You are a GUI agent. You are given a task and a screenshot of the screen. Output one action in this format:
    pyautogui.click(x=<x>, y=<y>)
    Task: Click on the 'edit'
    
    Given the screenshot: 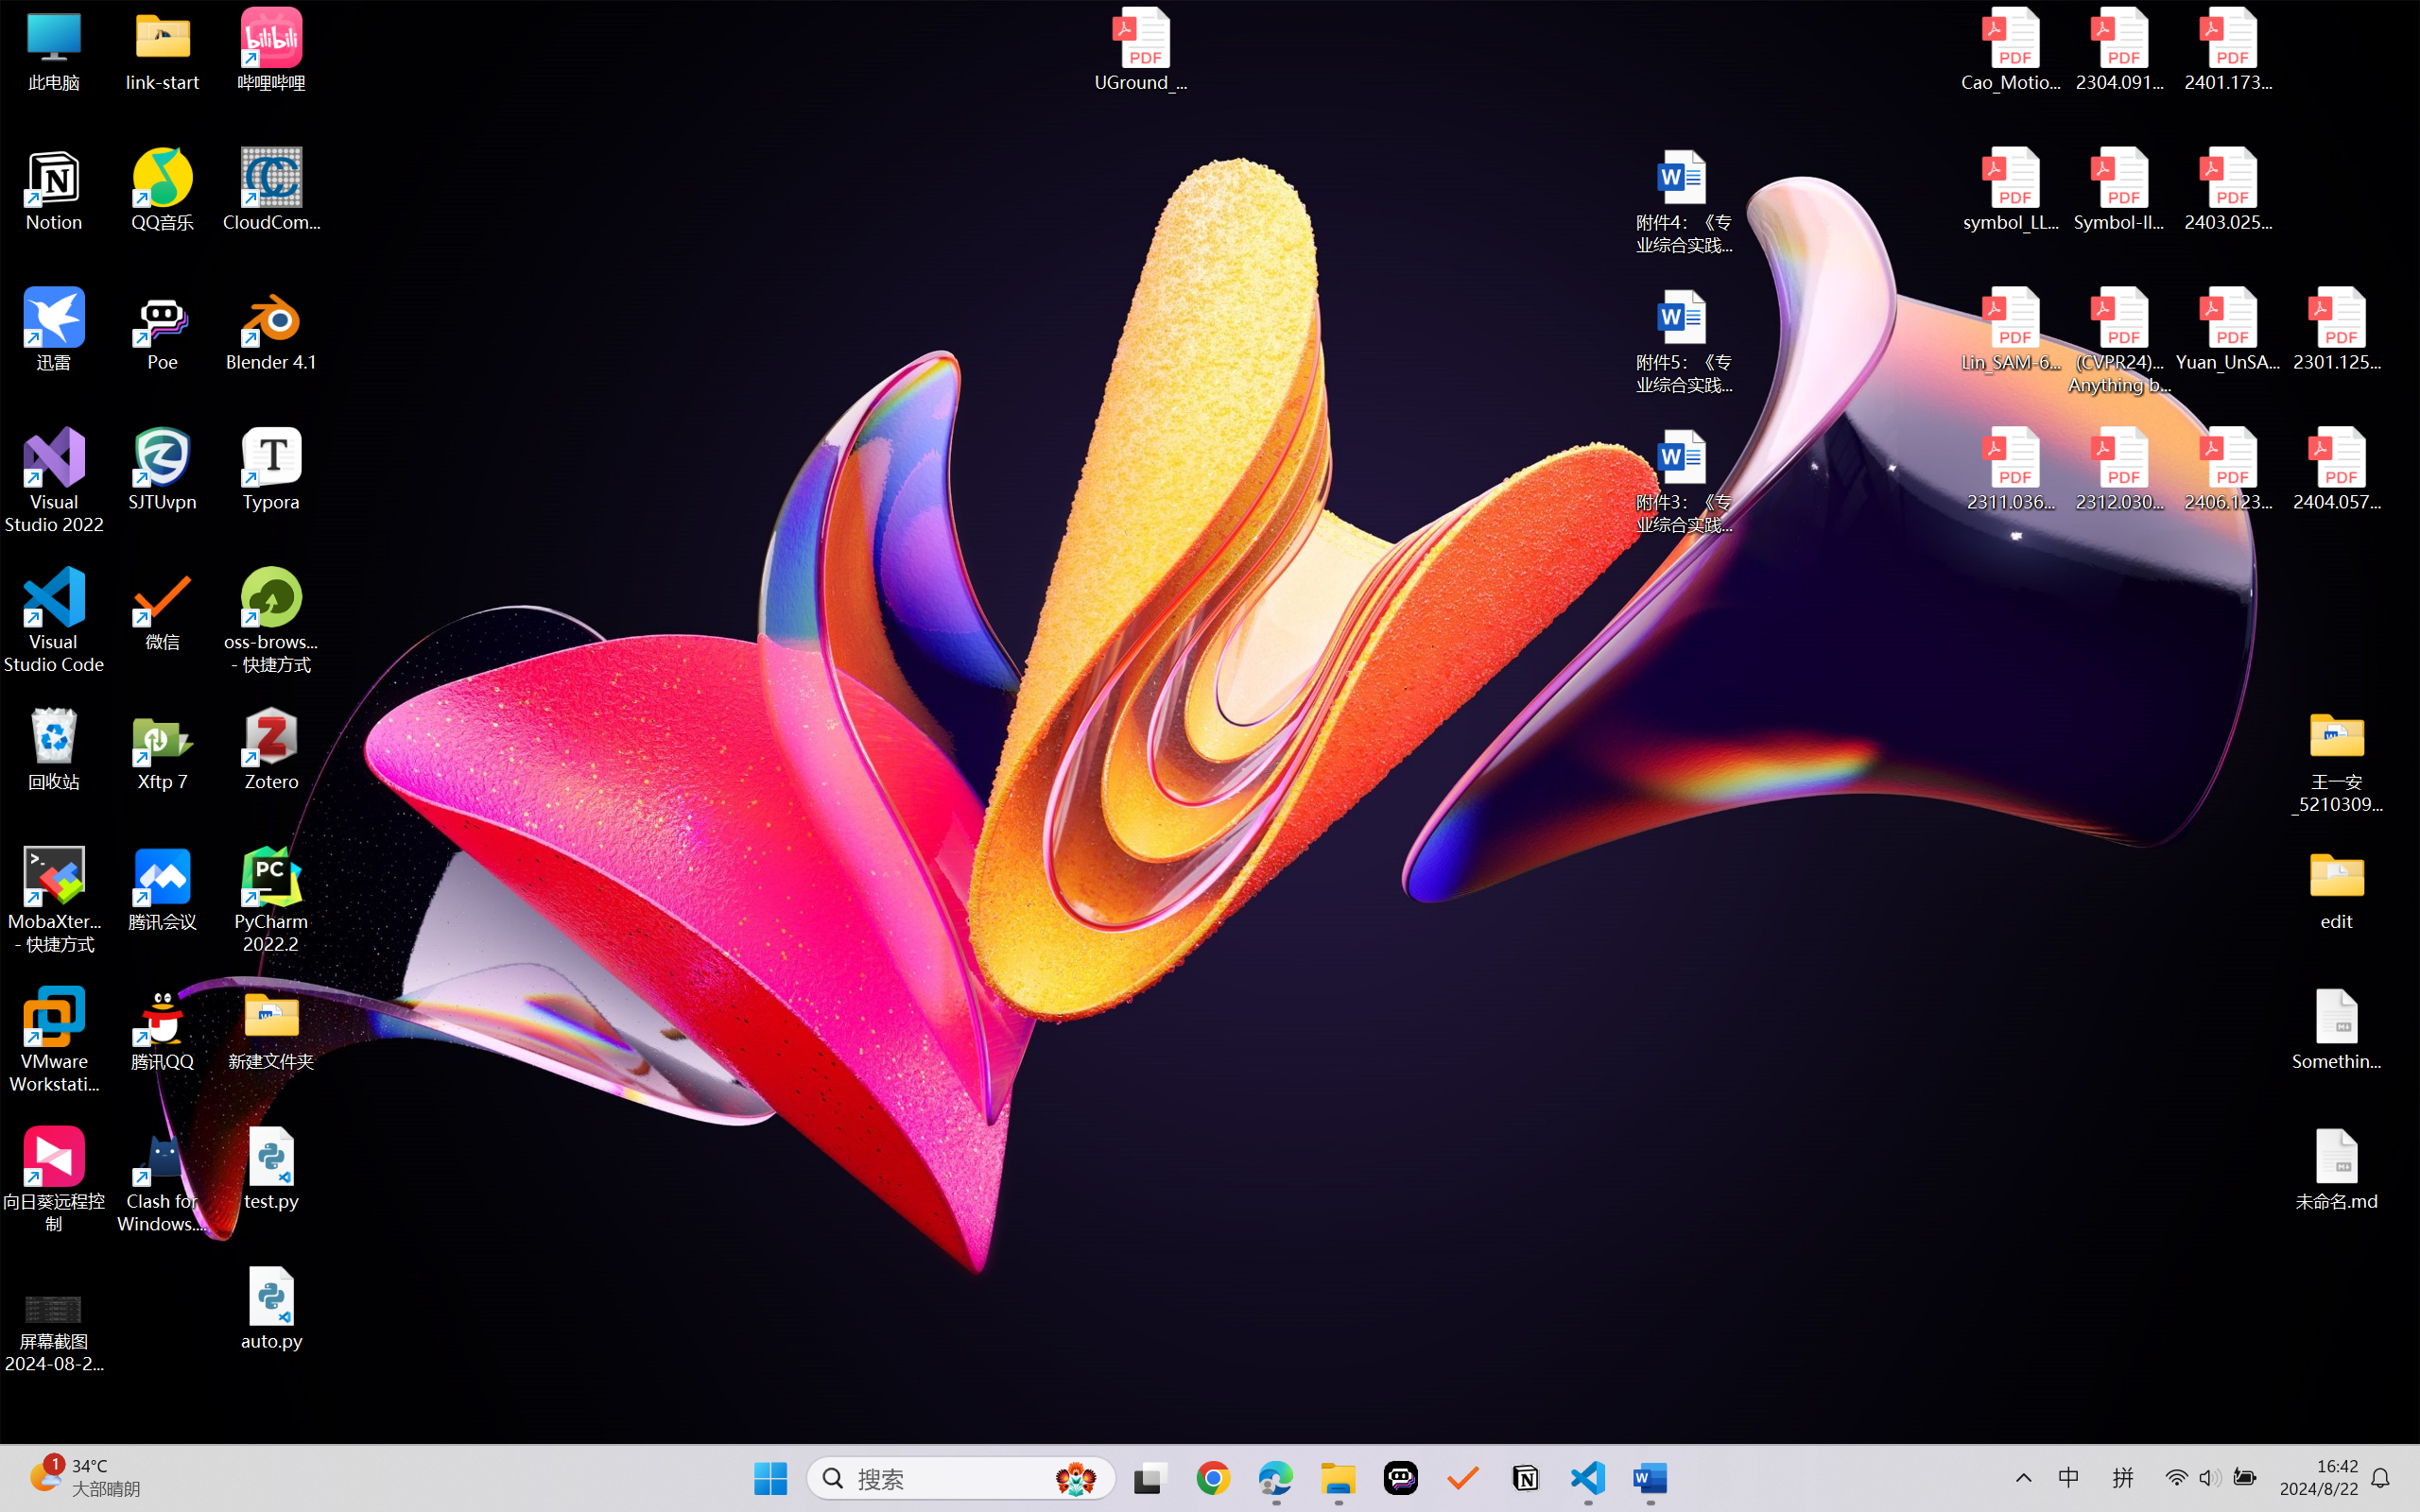 What is the action you would take?
    pyautogui.click(x=2335, y=887)
    